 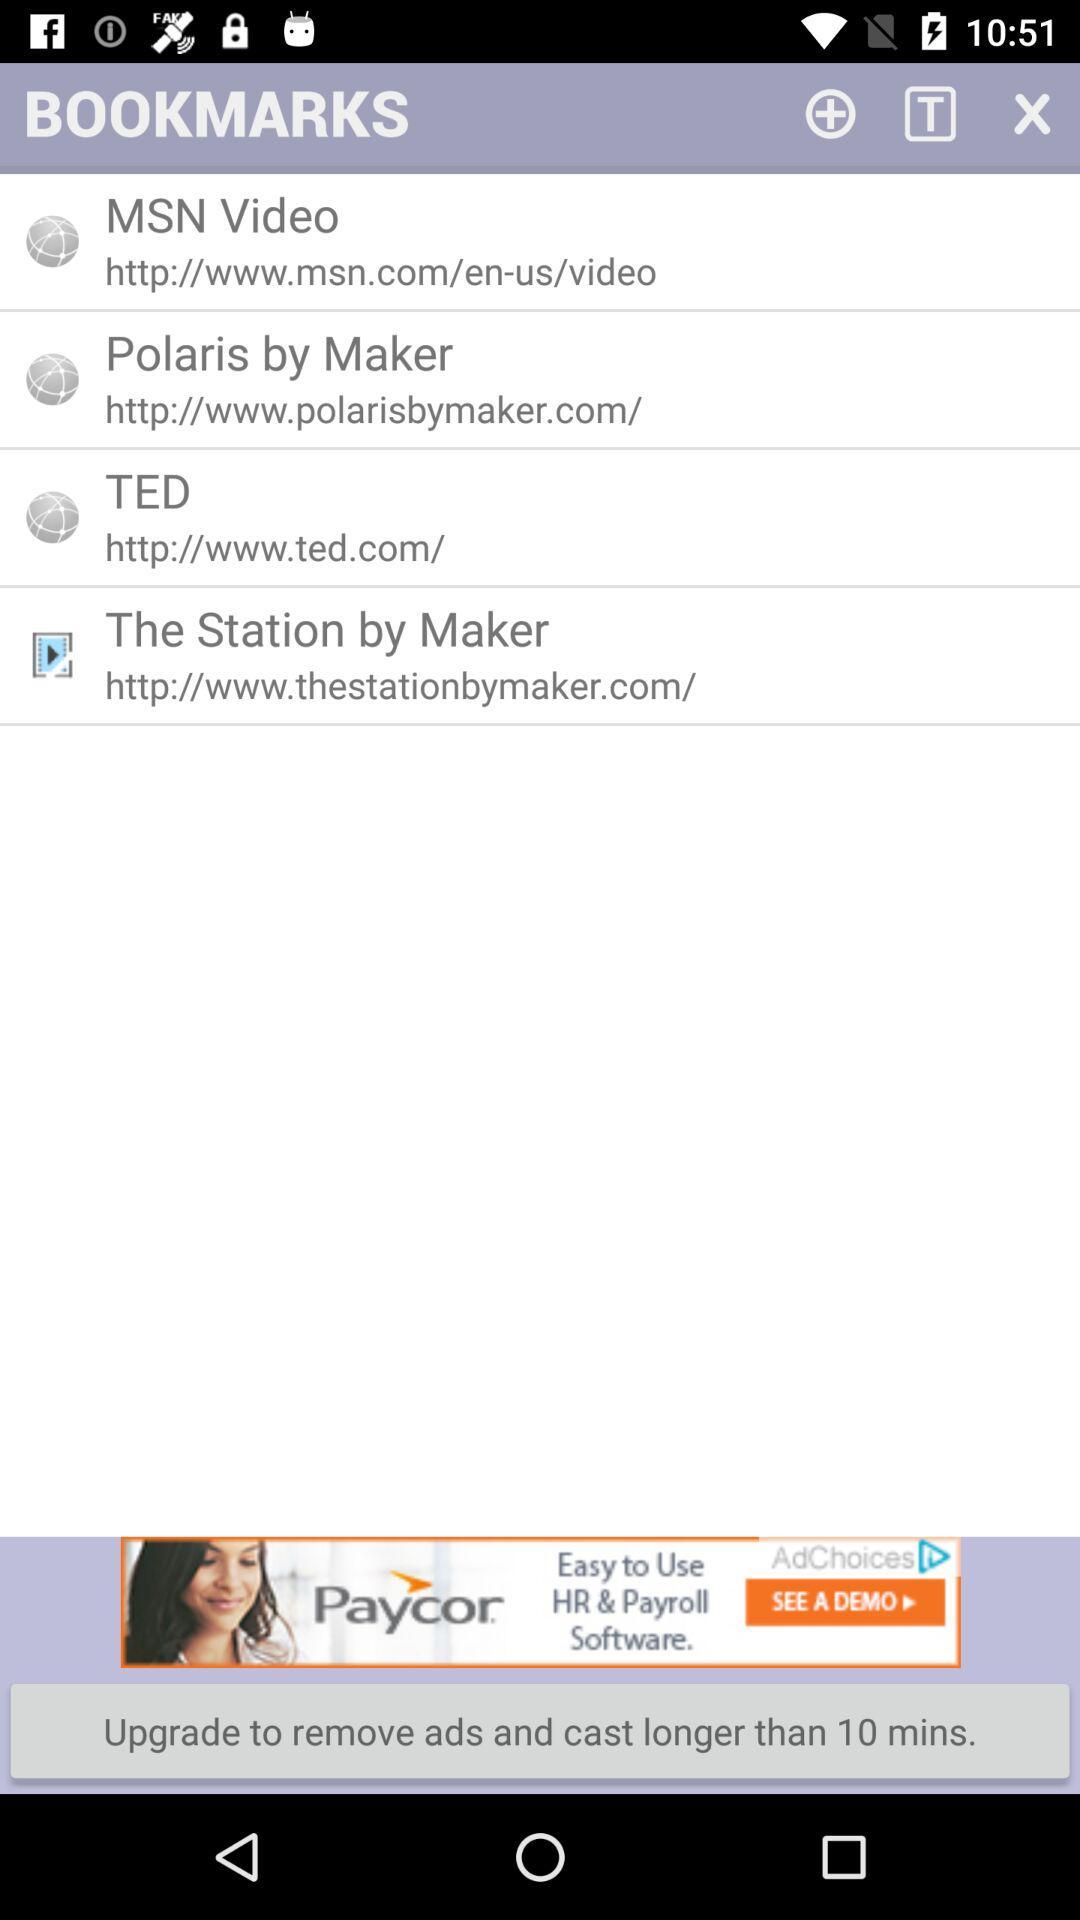 What do you see at coordinates (1030, 111) in the screenshot?
I see `the bookmarks` at bounding box center [1030, 111].